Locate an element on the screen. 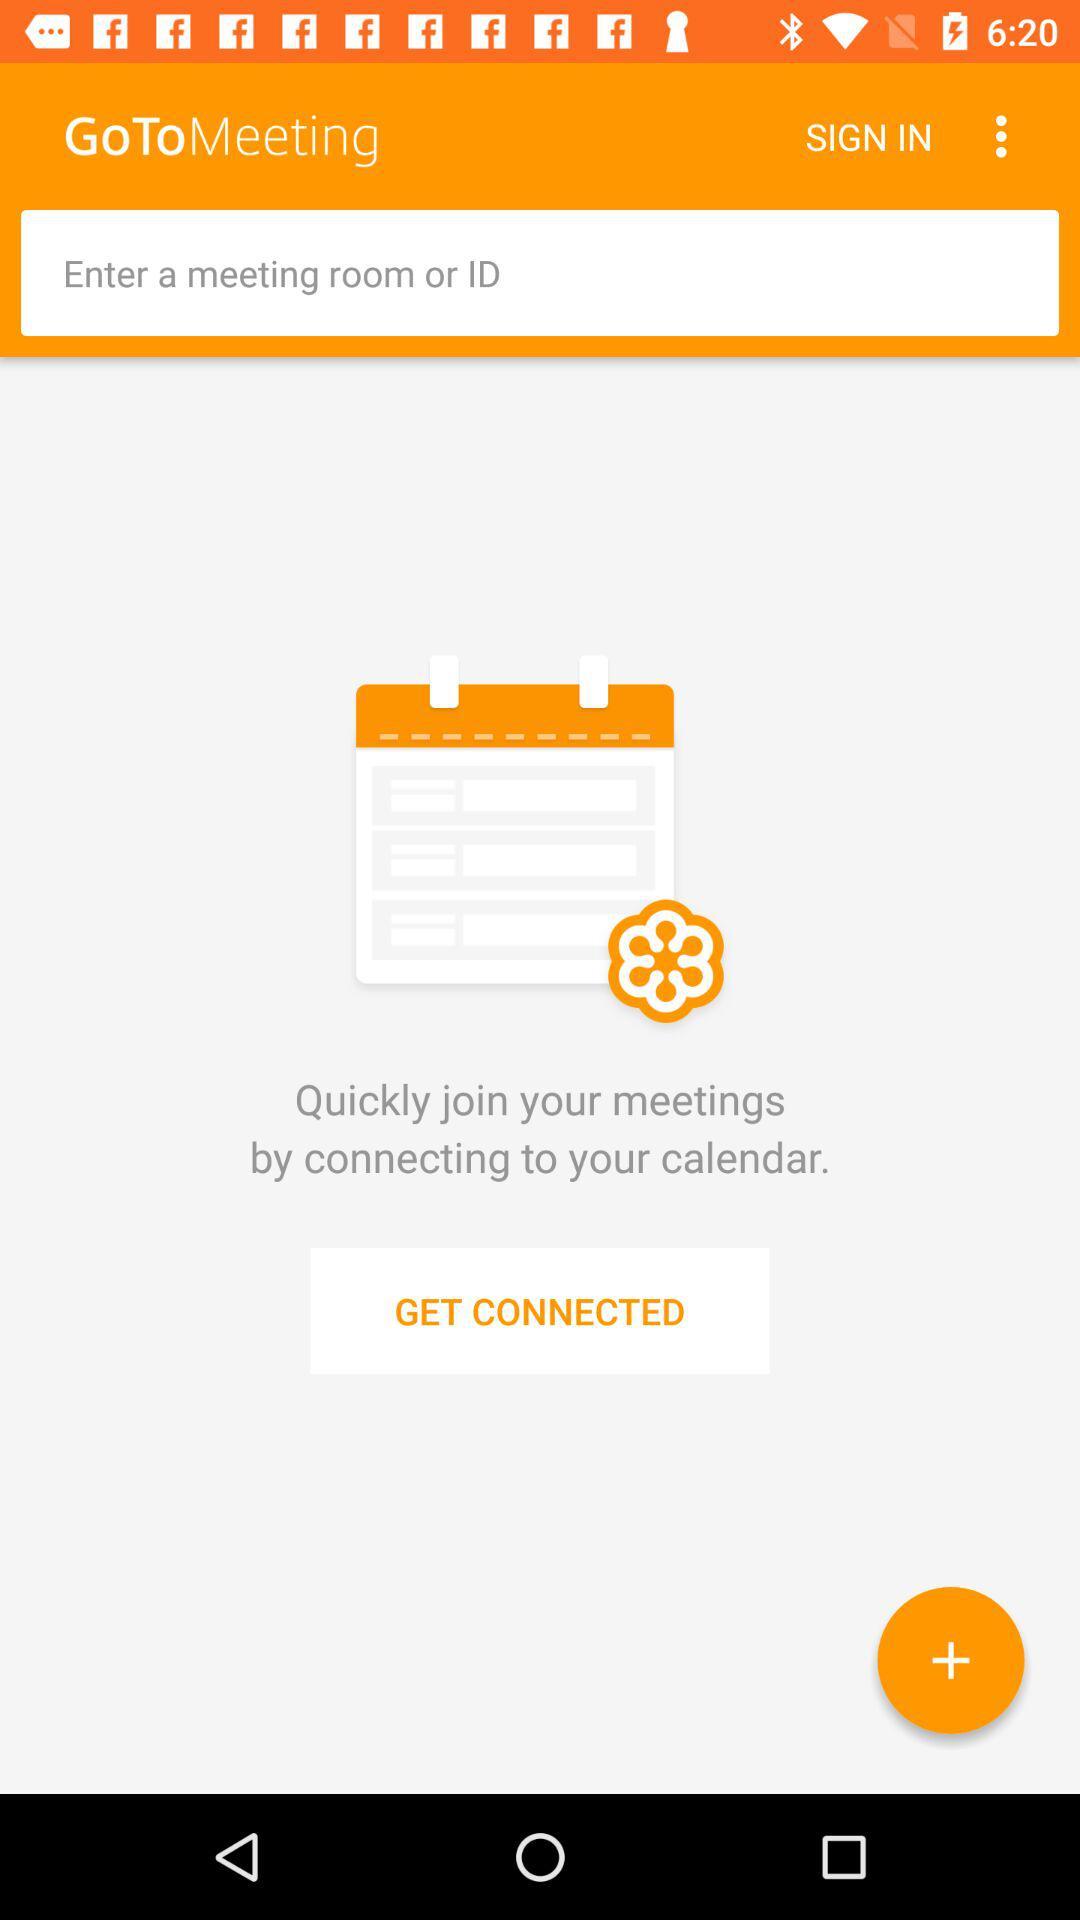 This screenshot has height=1920, width=1080. the get connected is located at coordinates (540, 1310).